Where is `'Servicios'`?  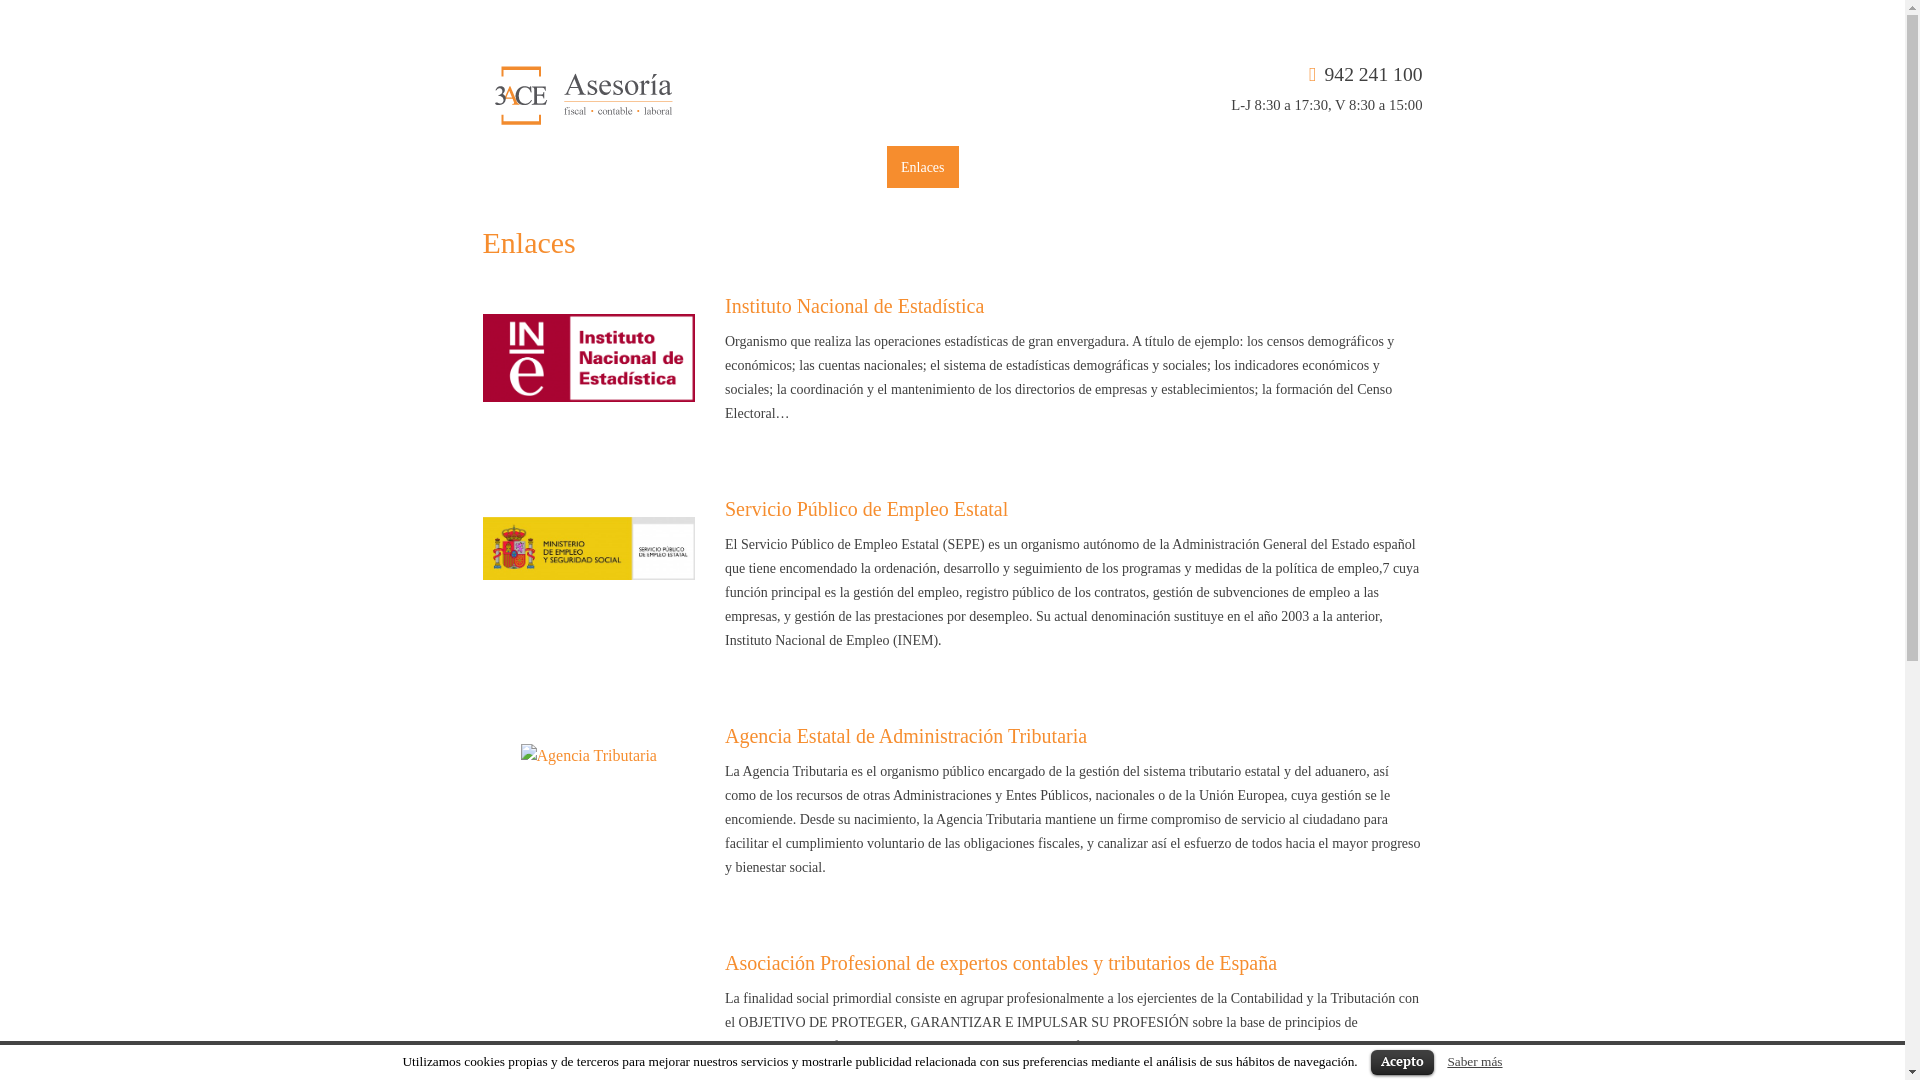 'Servicios' is located at coordinates (656, 165).